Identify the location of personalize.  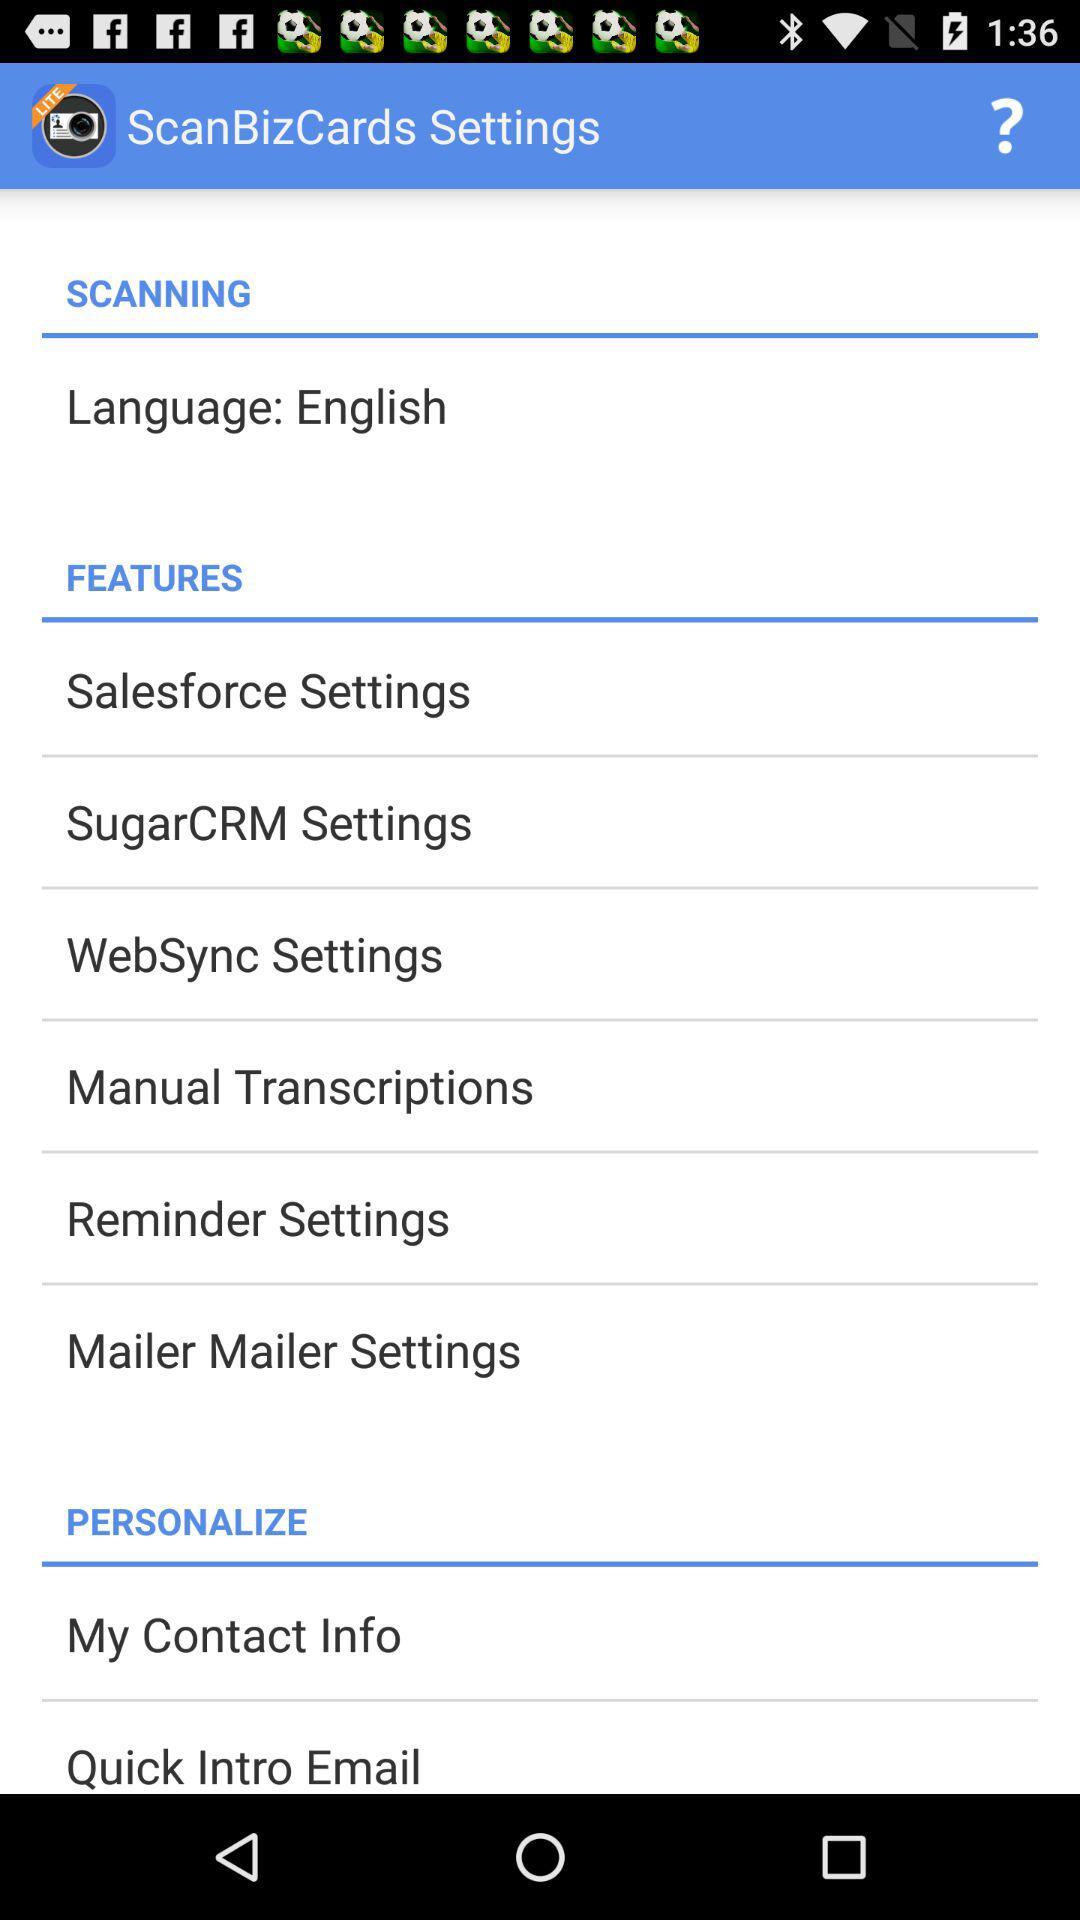
(551, 1520).